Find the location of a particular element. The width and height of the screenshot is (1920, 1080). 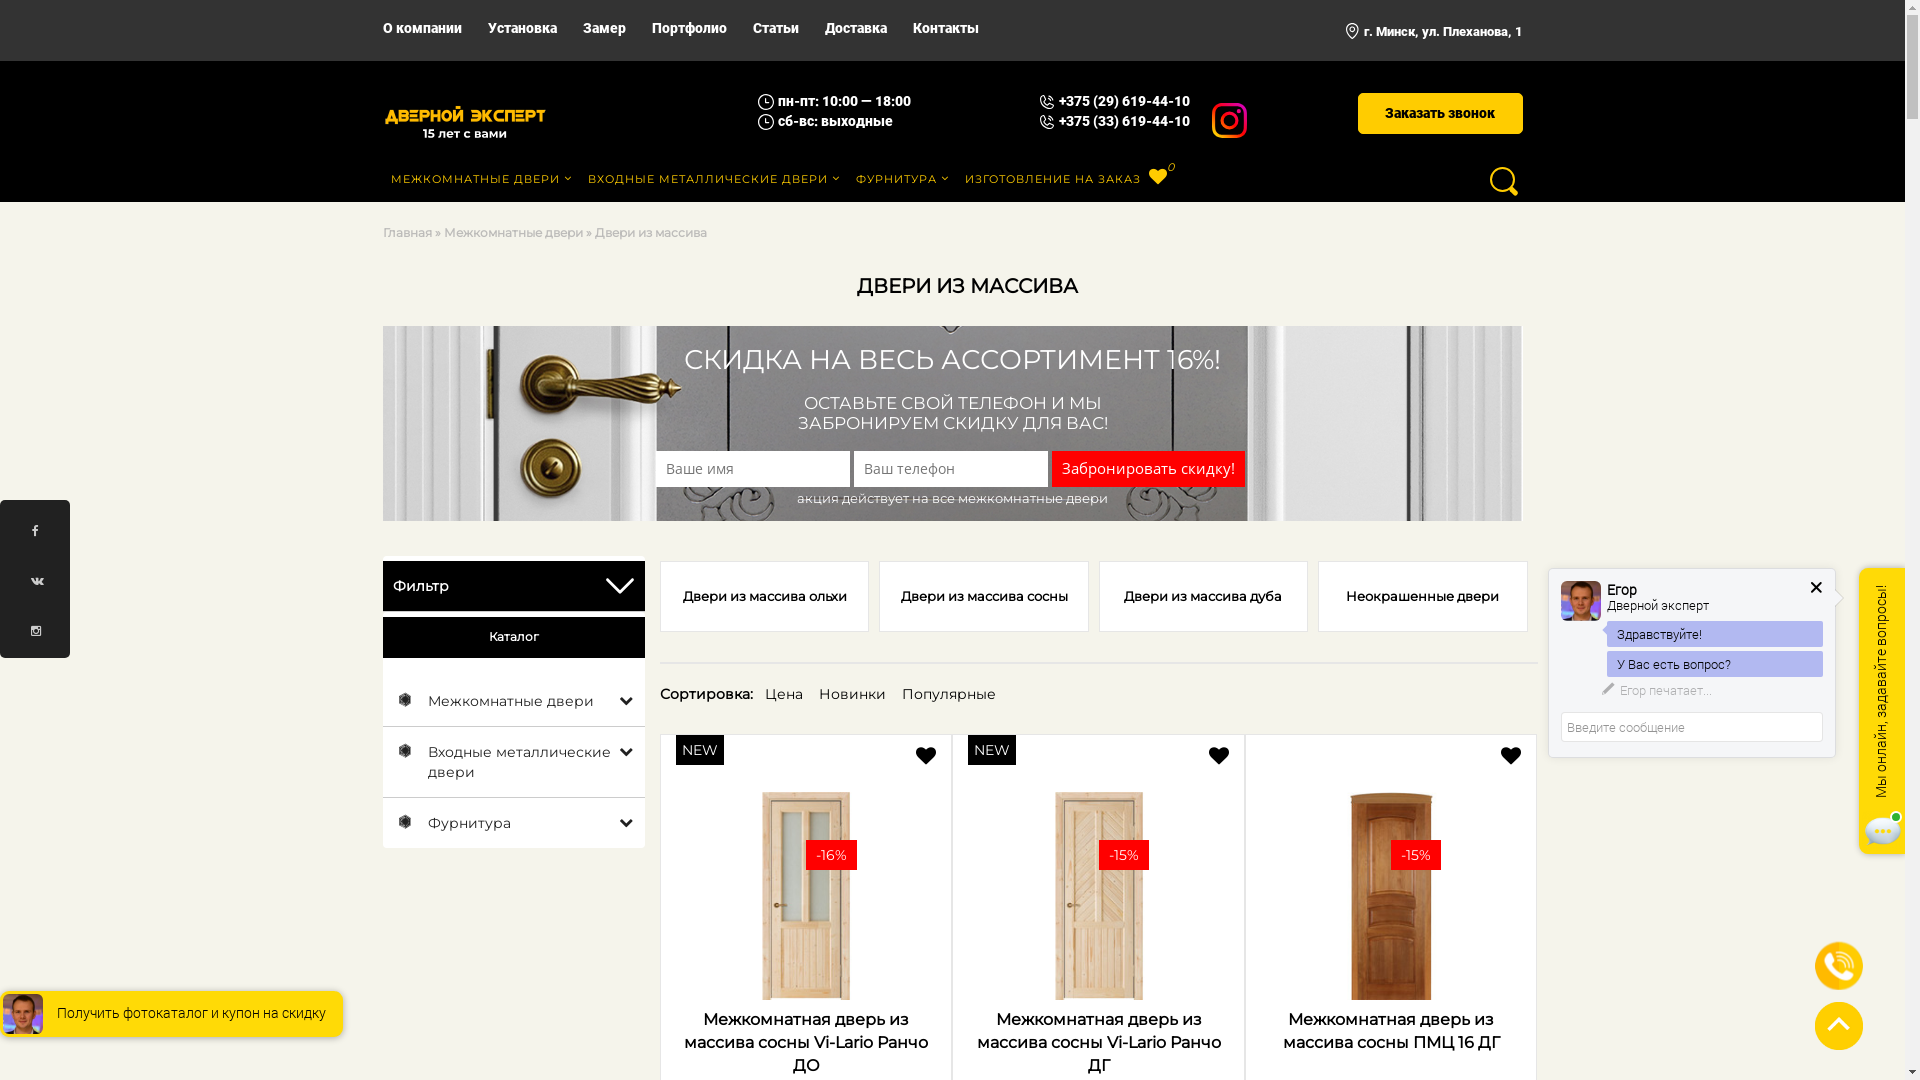

'+375 (33) 619-44-10' is located at coordinates (1124, 120).